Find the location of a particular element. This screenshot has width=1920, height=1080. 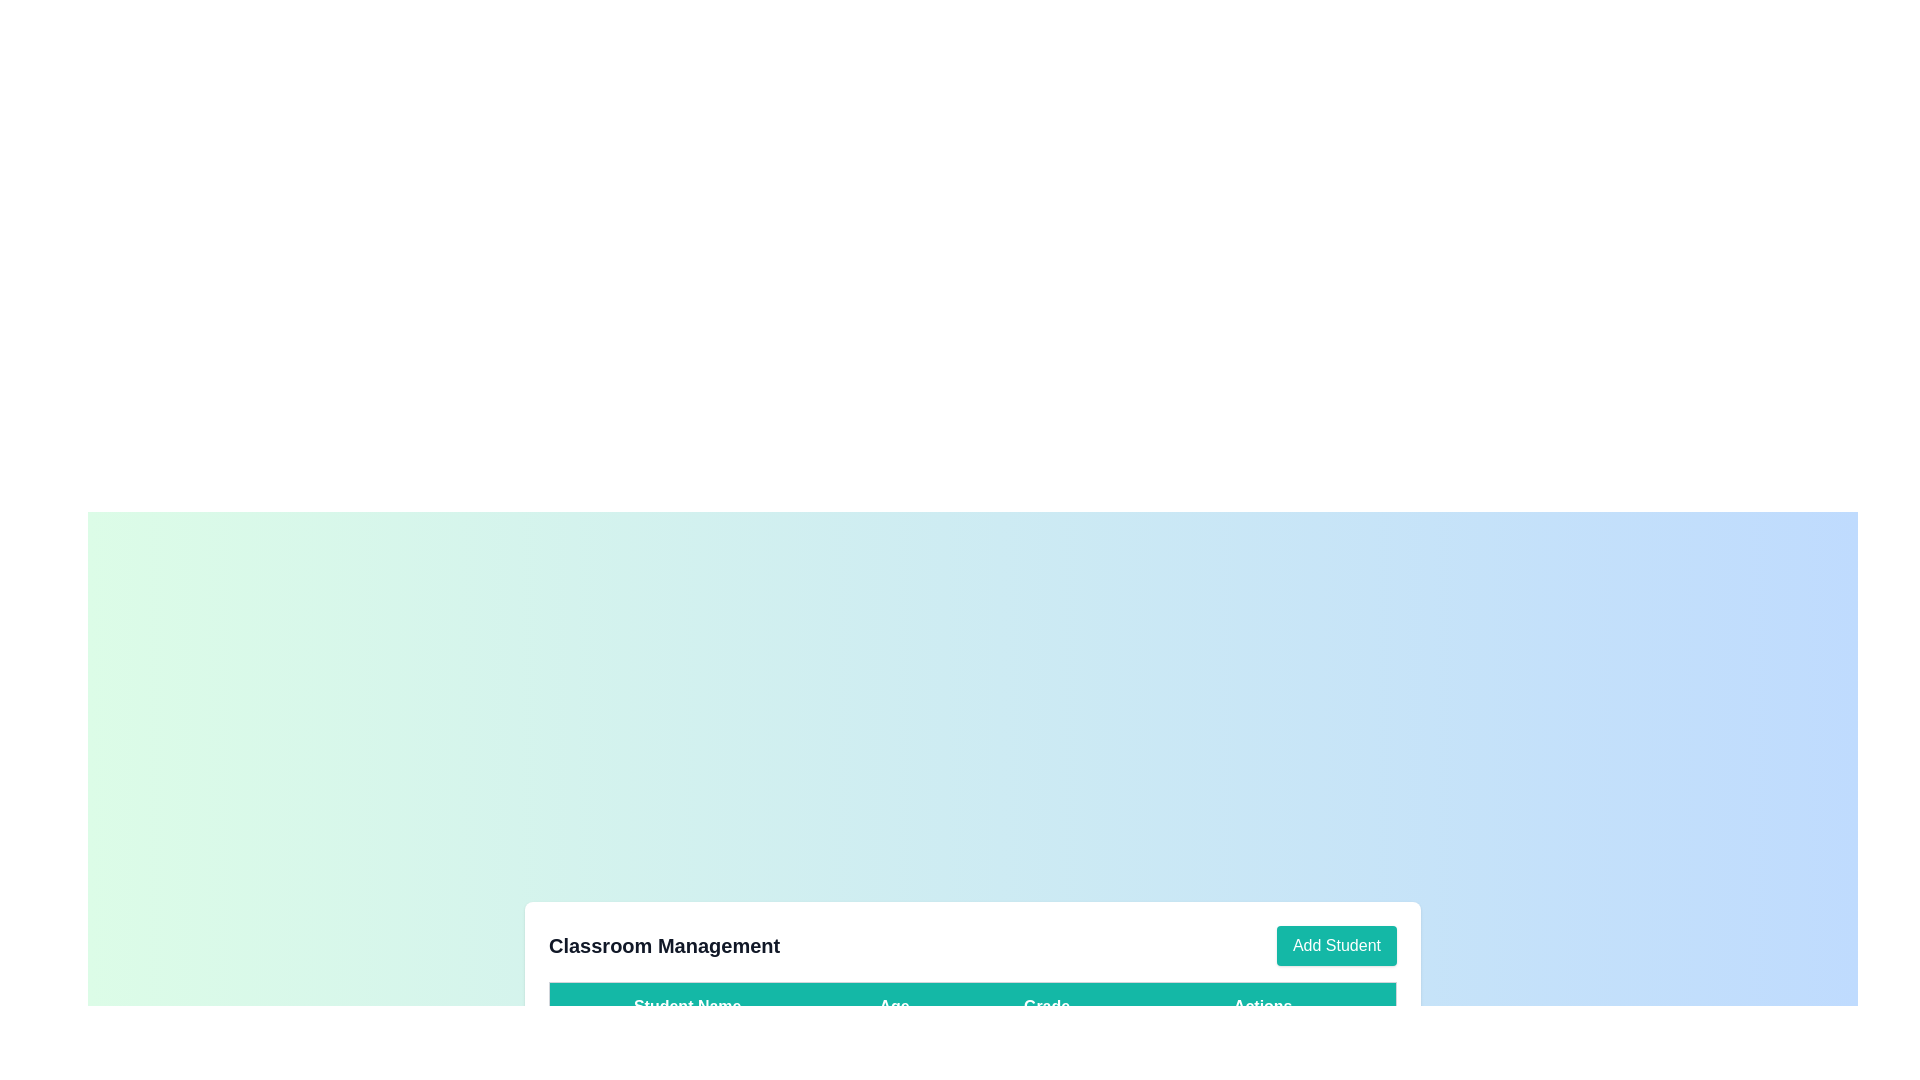

the 'Student Name' text label which is a horizontal tab-like component with a teal background and white bold text, located in the bottom section of the interface under 'Classroom Management' is located at coordinates (687, 1006).